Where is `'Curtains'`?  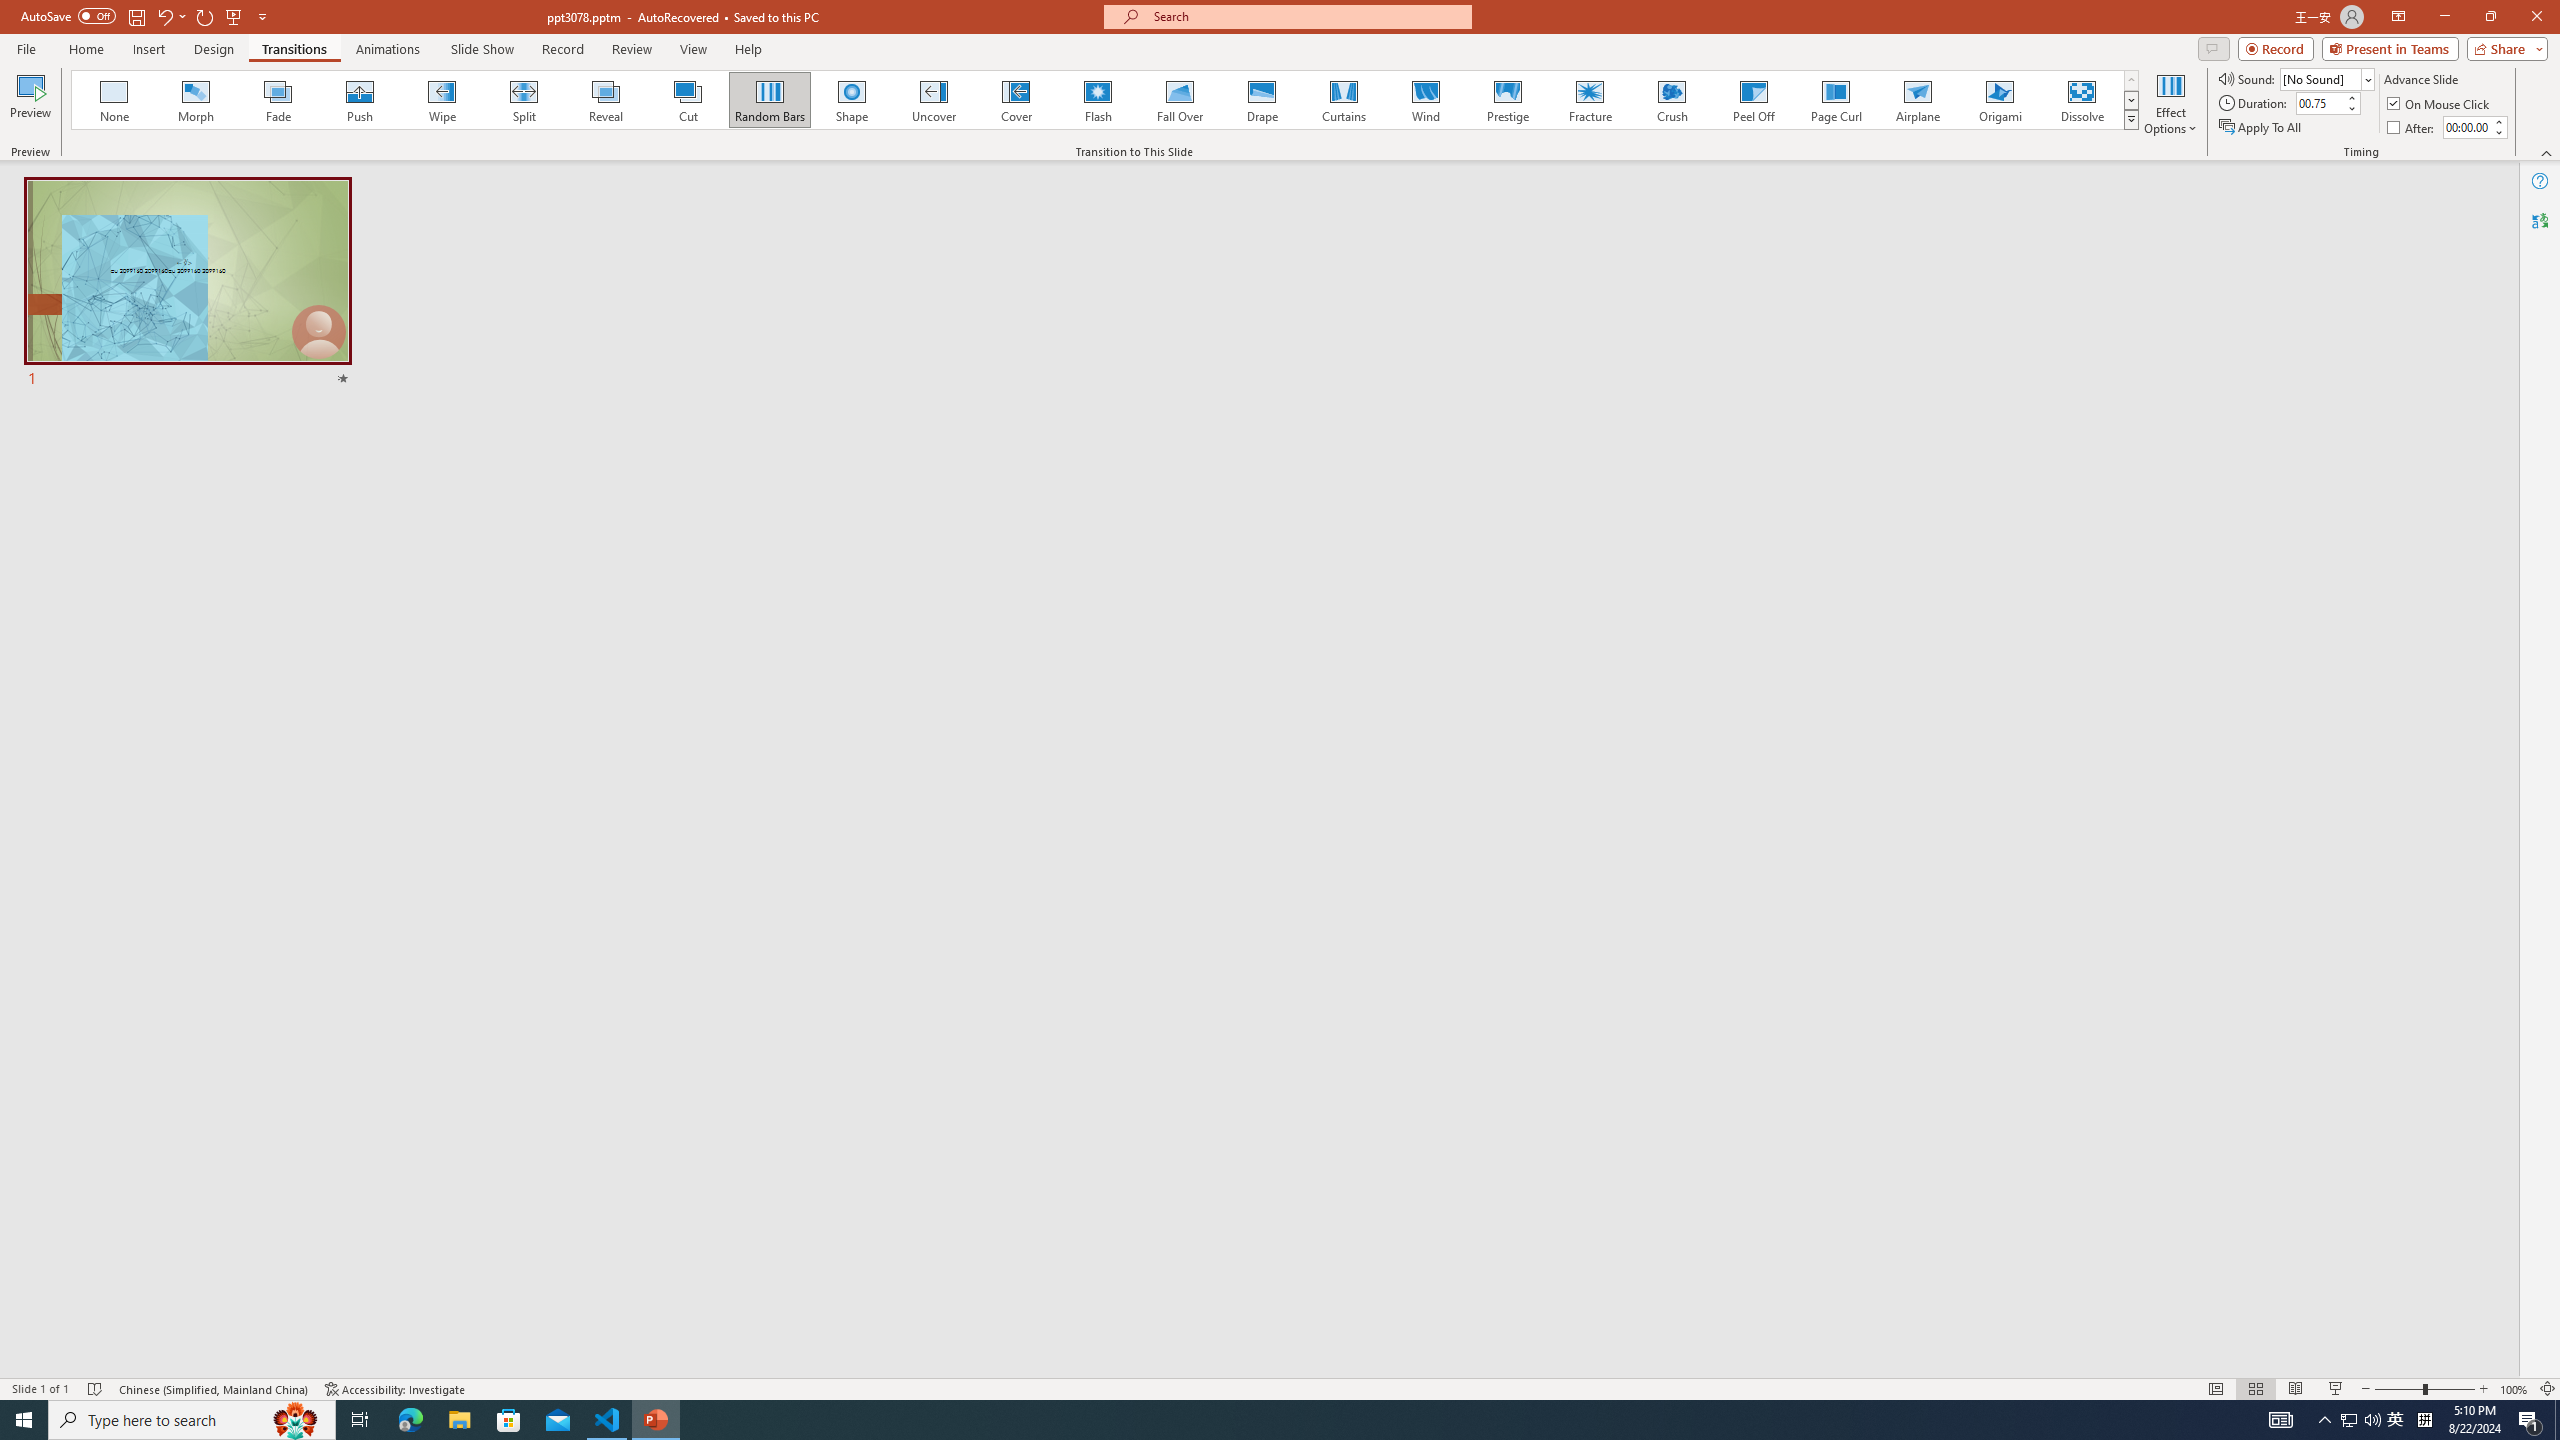 'Curtains' is located at coordinates (1344, 99).